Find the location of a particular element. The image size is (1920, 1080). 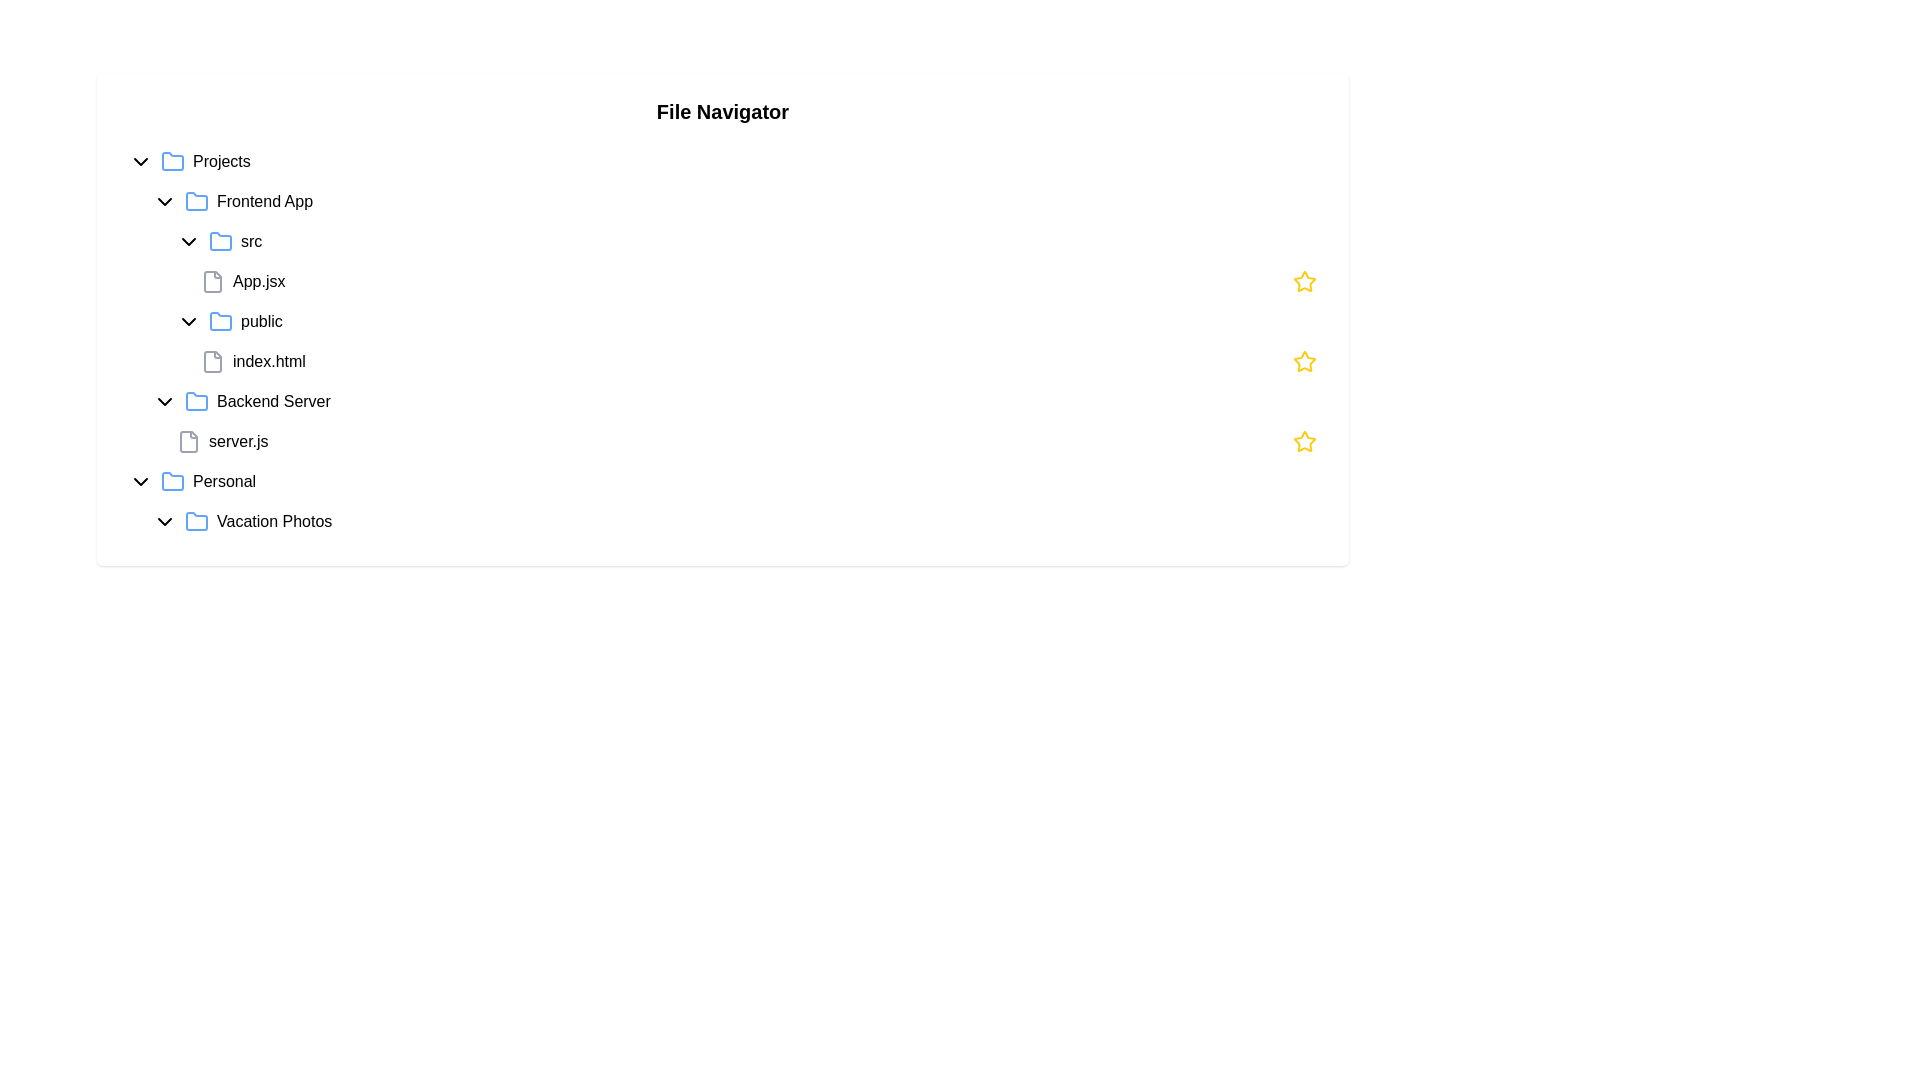

the Chevron Down icon is located at coordinates (164, 201).